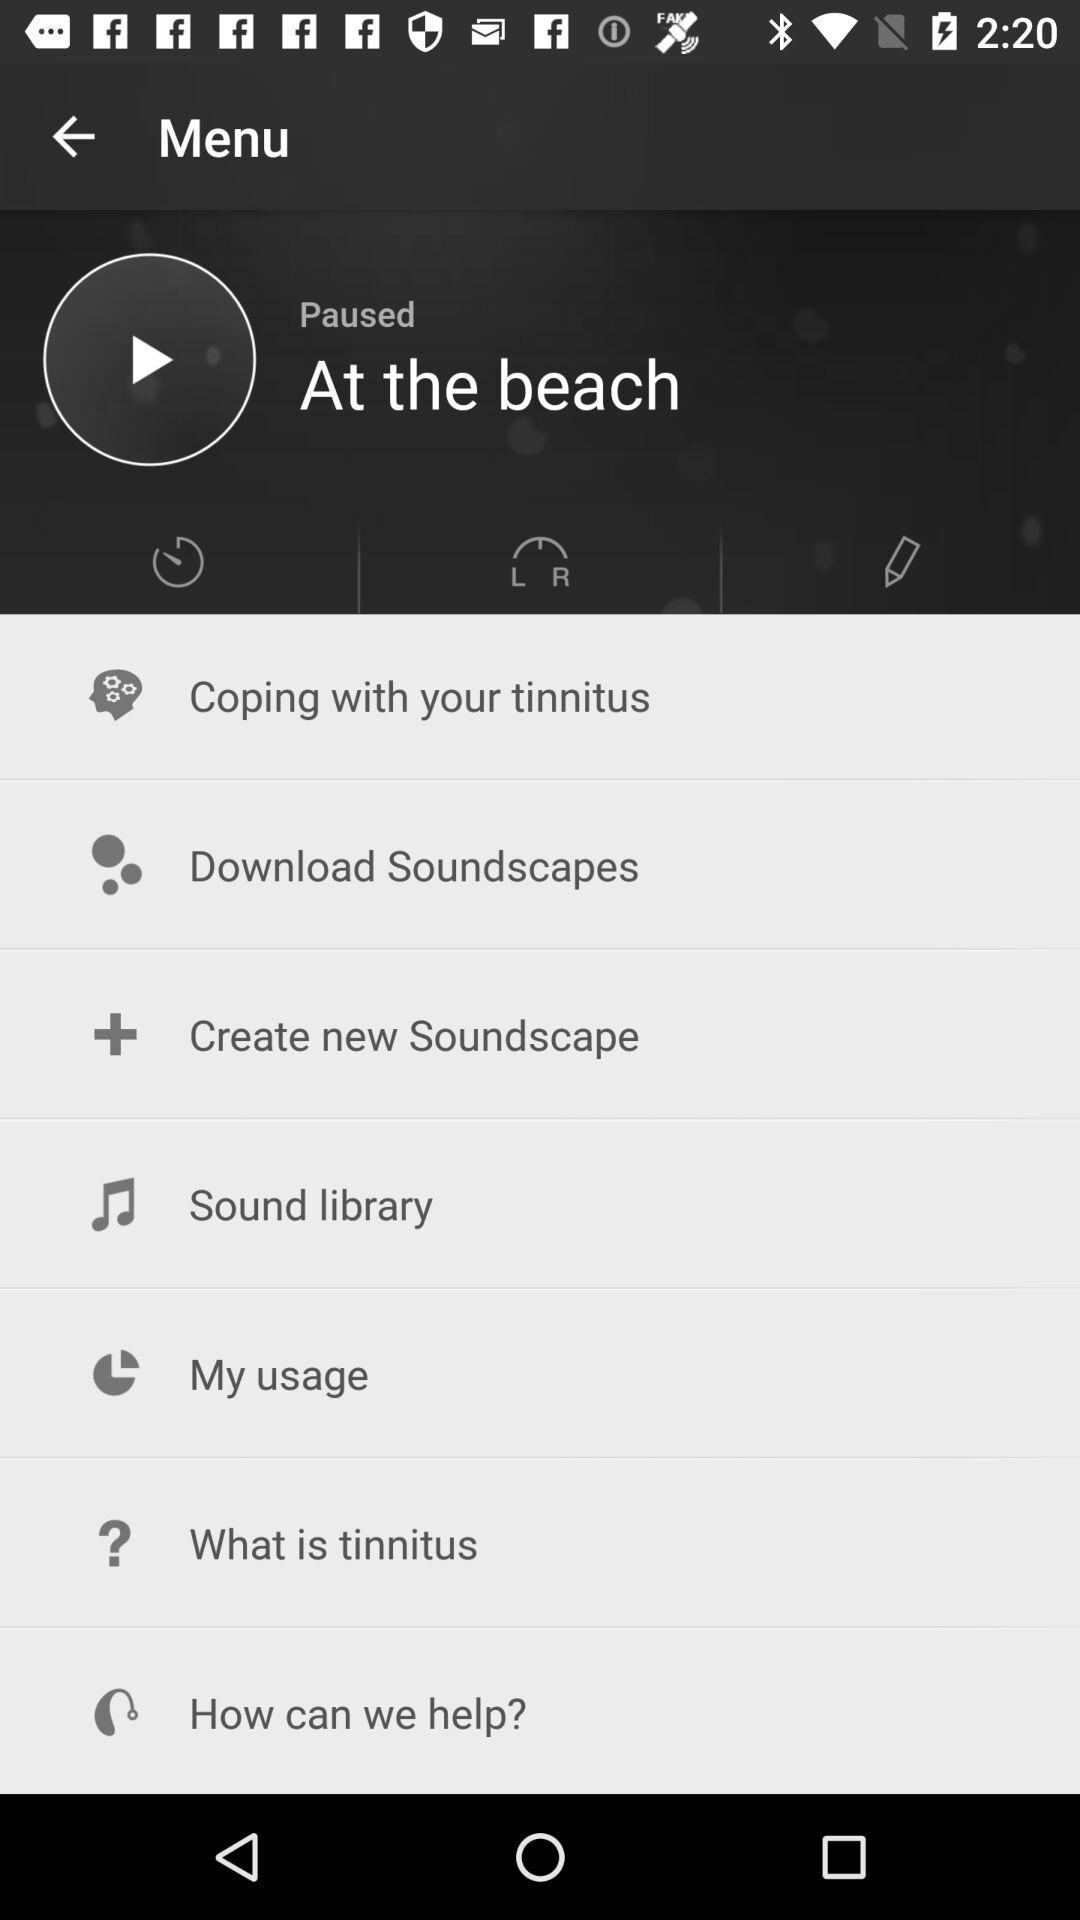 This screenshot has height=1920, width=1080. What do you see at coordinates (148, 359) in the screenshot?
I see `because back devicer` at bounding box center [148, 359].